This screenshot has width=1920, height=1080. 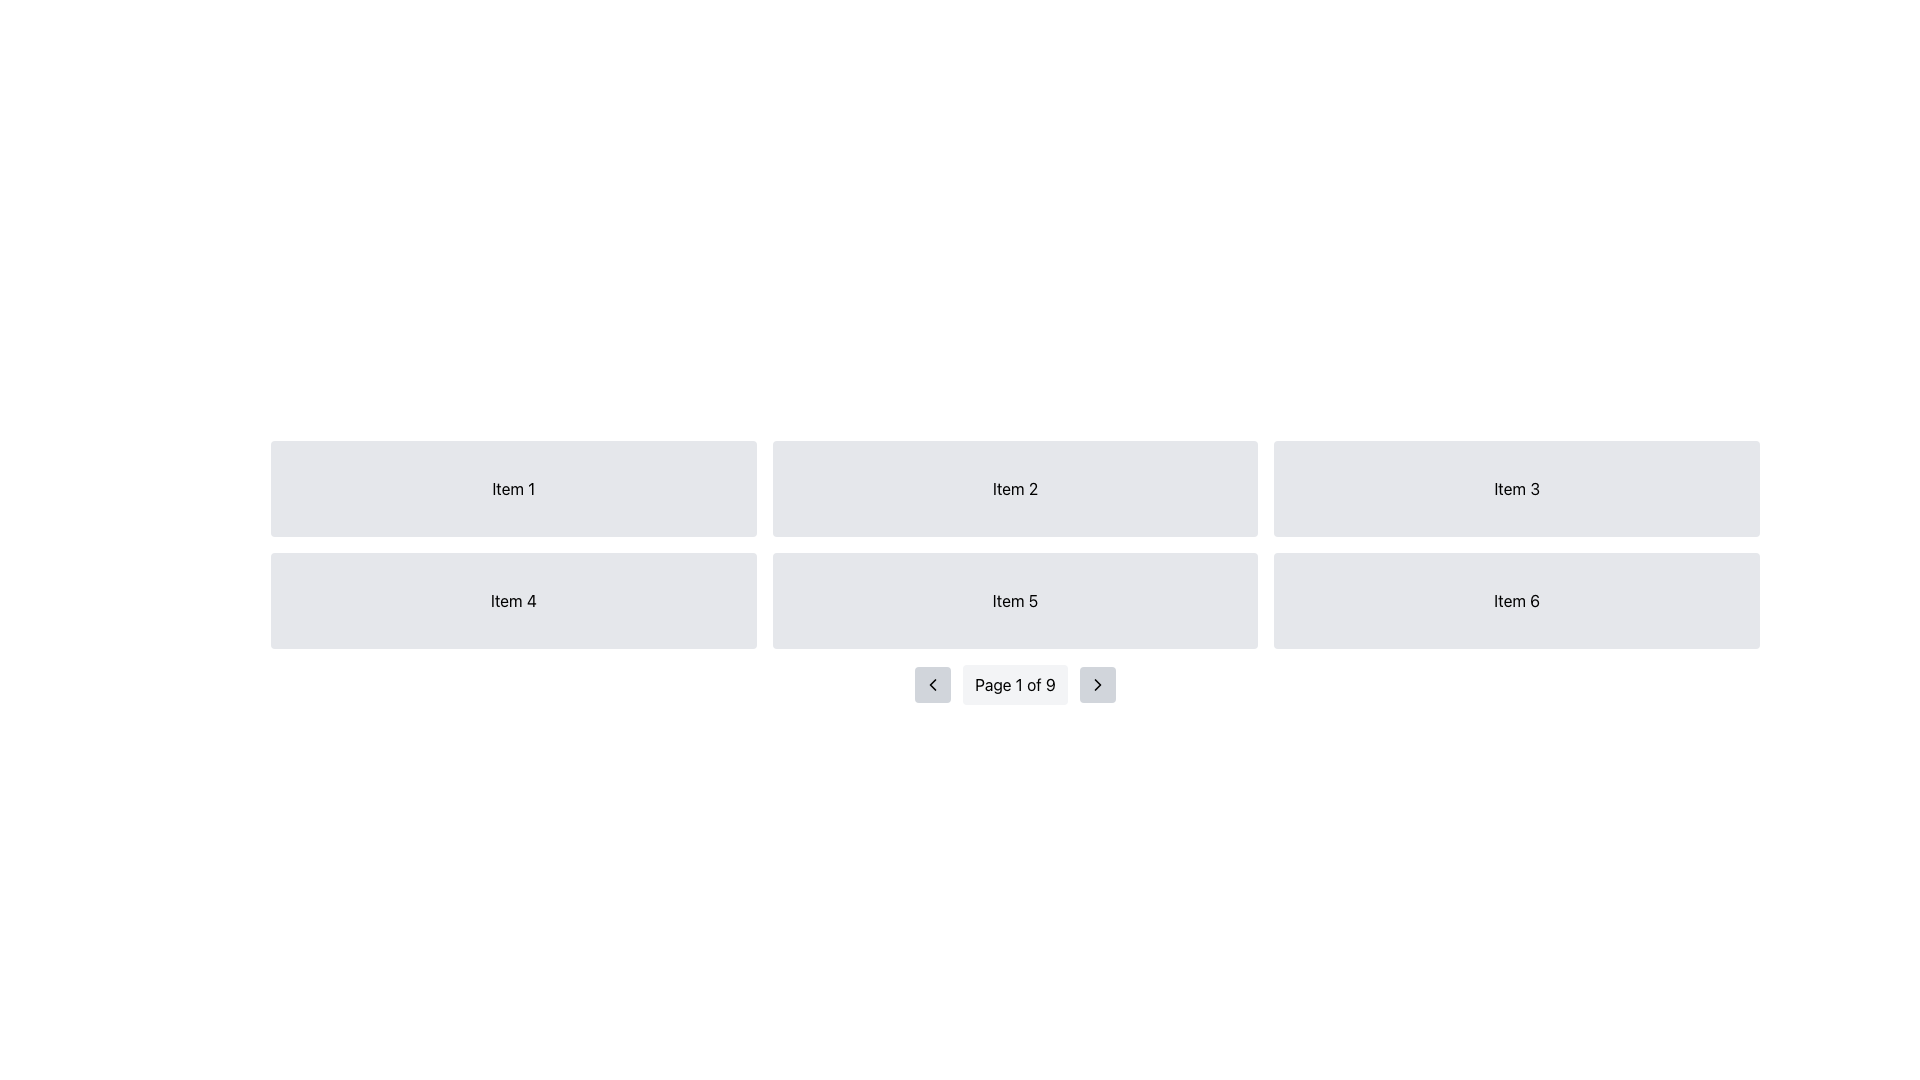 What do you see at coordinates (513, 600) in the screenshot?
I see `the card-like component with a light-gray background and centered text 'Item 4', located in the second row, first column of the grid` at bounding box center [513, 600].